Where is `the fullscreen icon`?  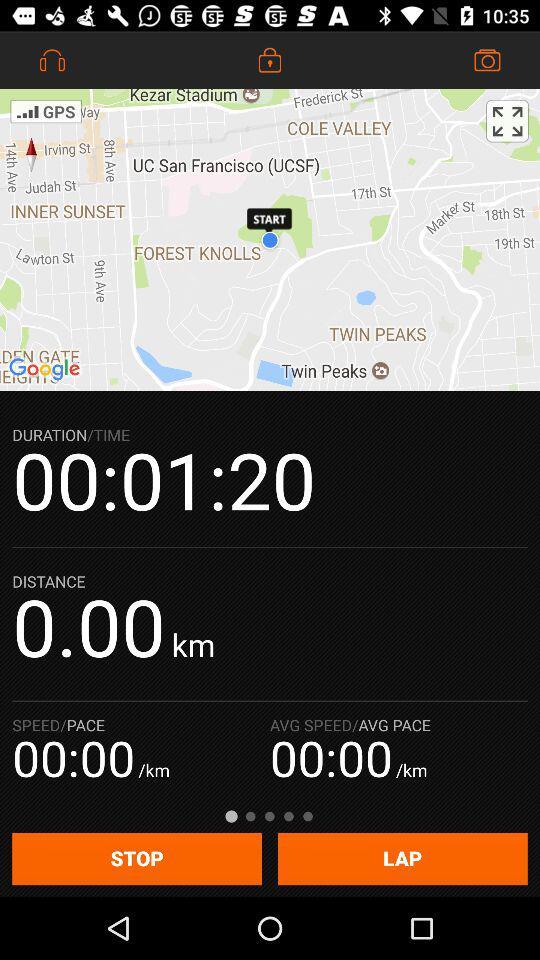 the fullscreen icon is located at coordinates (507, 120).